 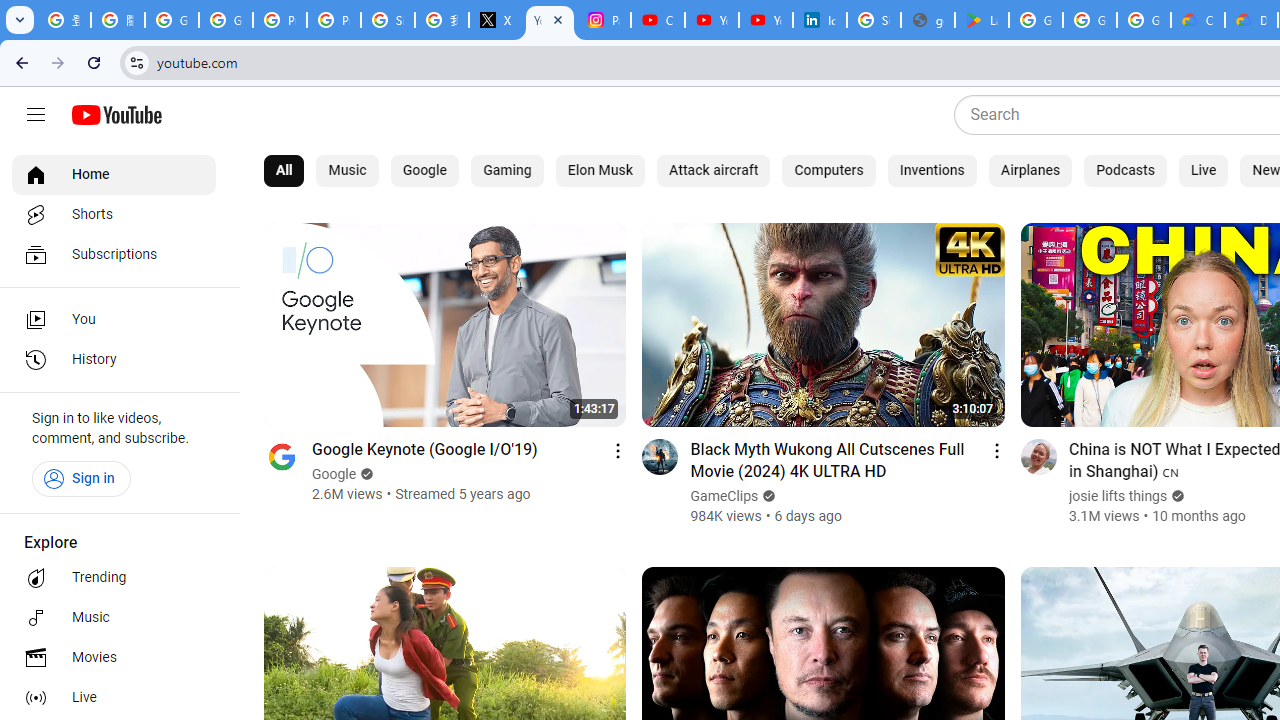 What do you see at coordinates (1117, 495) in the screenshot?
I see `'josie lifts things'` at bounding box center [1117, 495].